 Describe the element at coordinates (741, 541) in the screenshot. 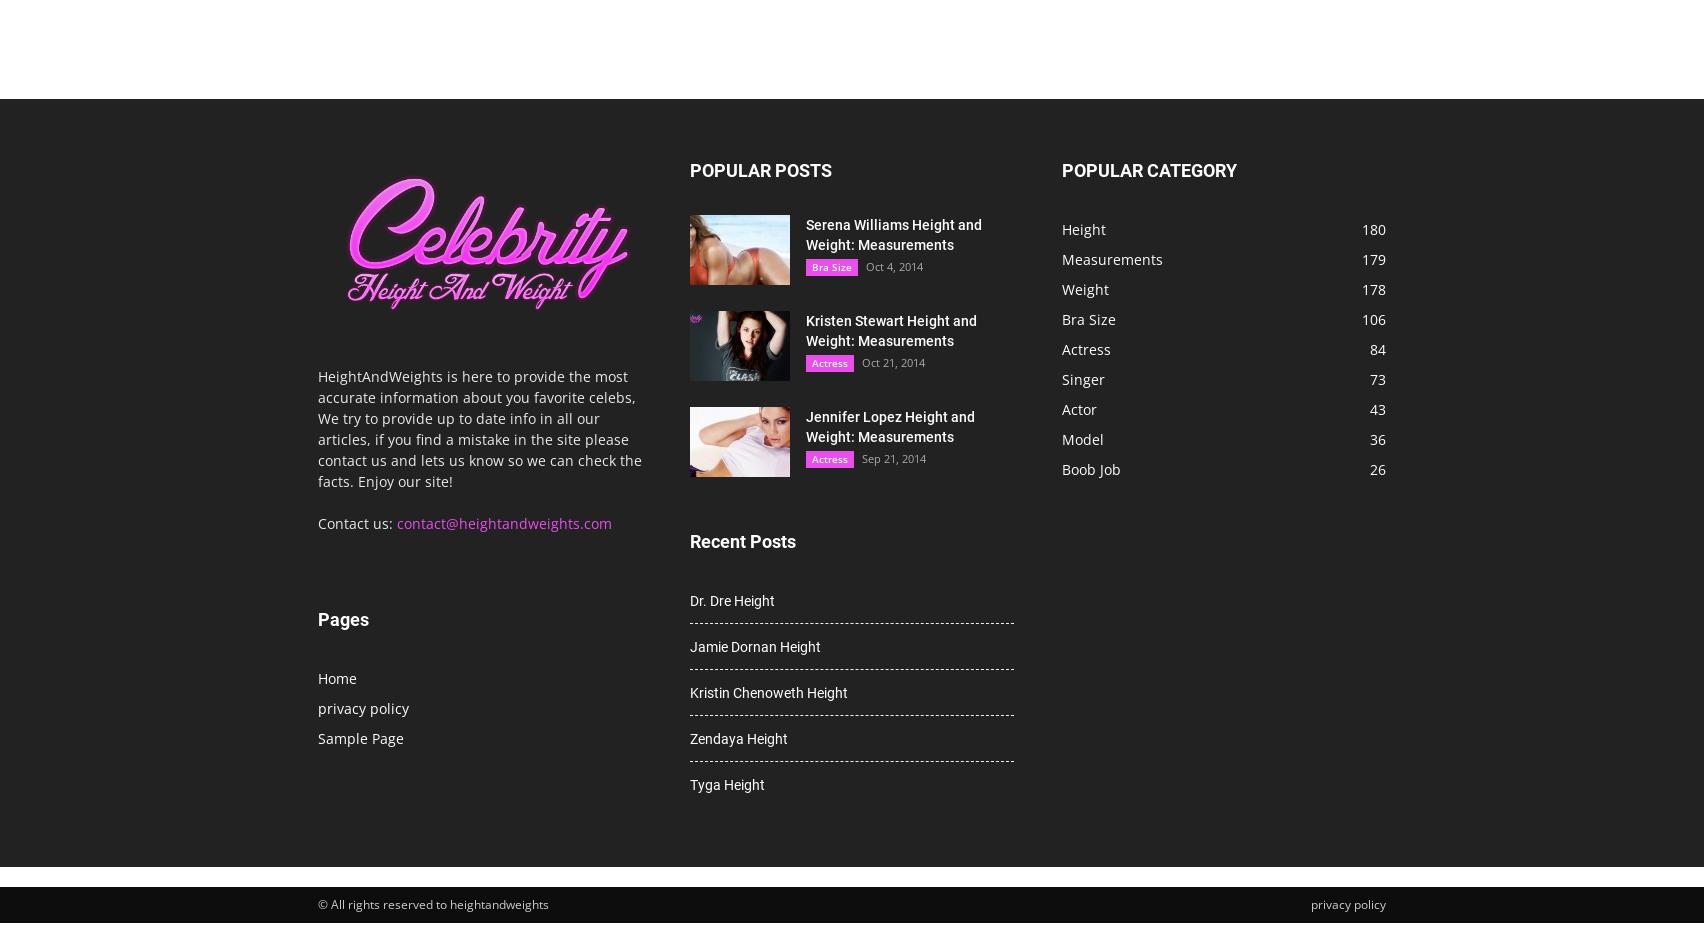

I see `'Recent Posts'` at that location.